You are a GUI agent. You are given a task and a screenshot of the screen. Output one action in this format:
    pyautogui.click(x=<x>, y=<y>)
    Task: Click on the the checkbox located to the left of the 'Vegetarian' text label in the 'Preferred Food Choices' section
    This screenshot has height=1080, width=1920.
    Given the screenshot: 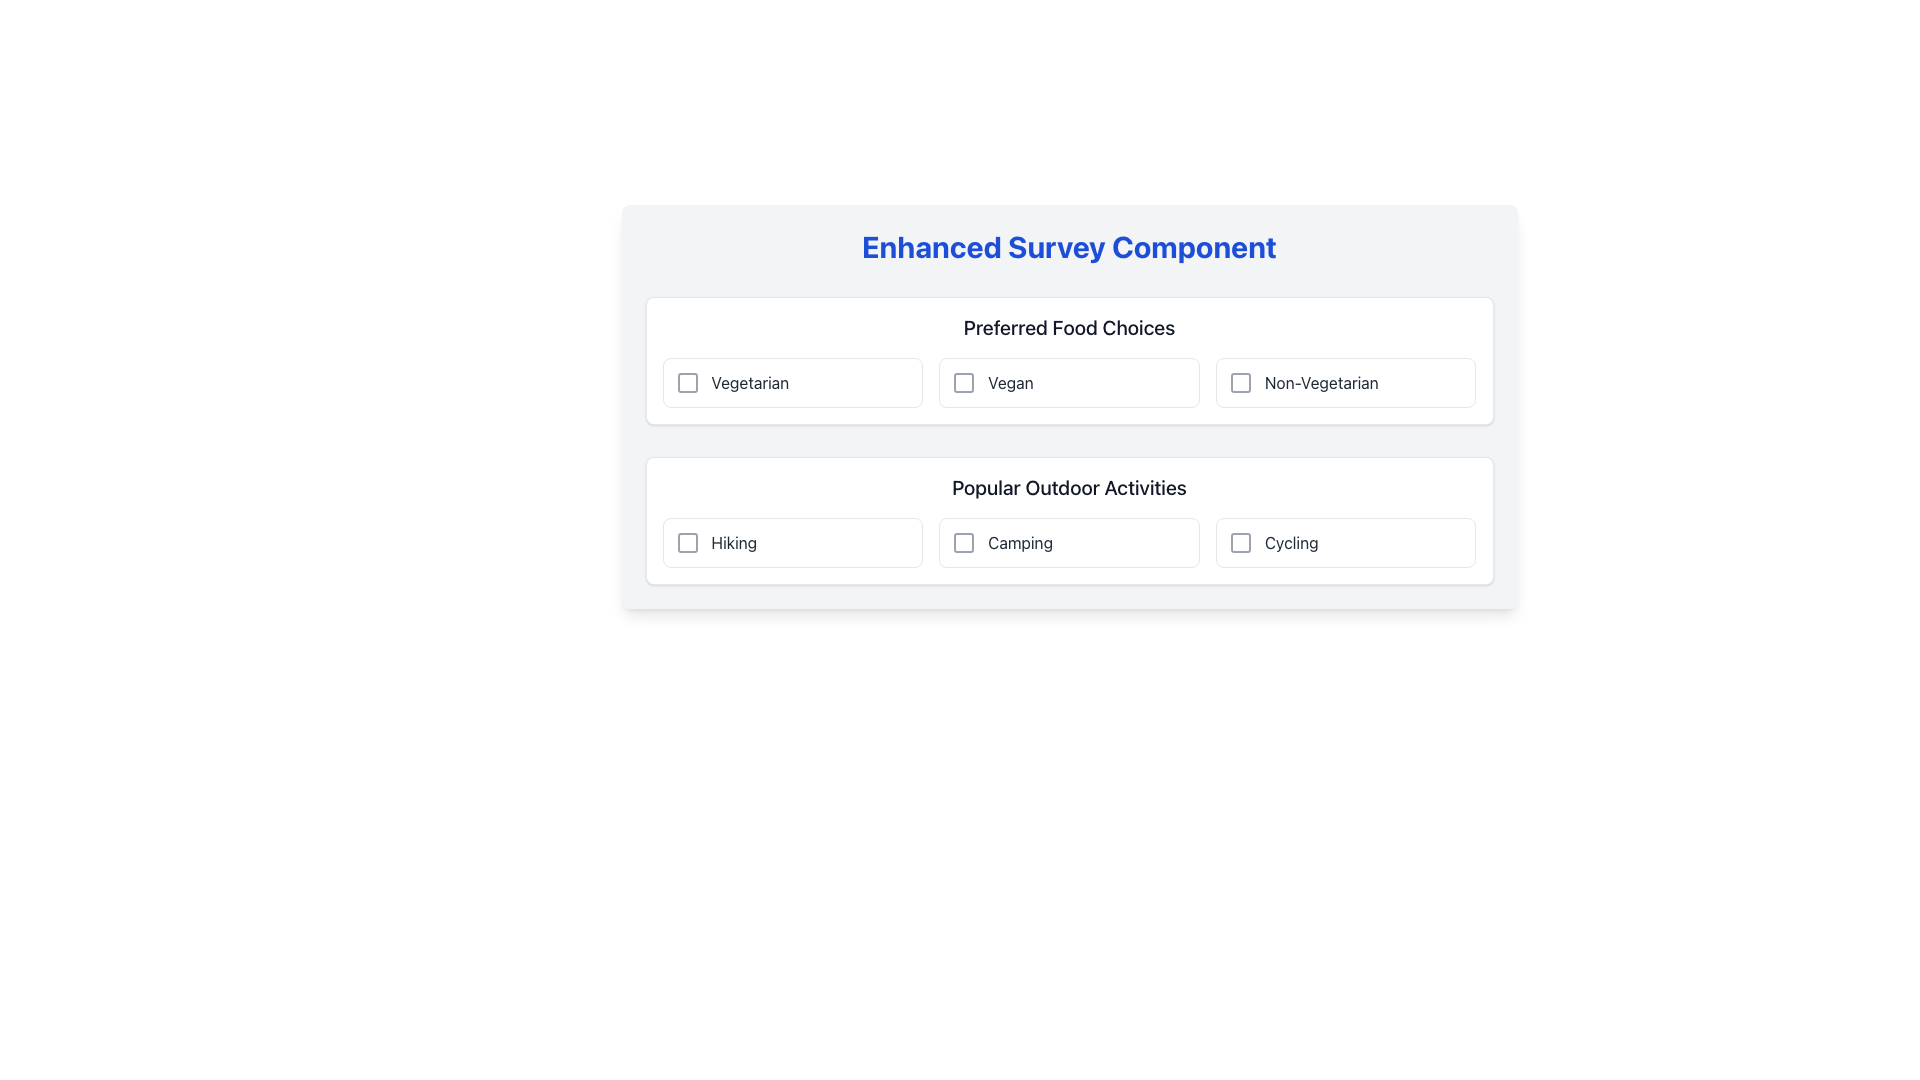 What is the action you would take?
    pyautogui.click(x=687, y=382)
    